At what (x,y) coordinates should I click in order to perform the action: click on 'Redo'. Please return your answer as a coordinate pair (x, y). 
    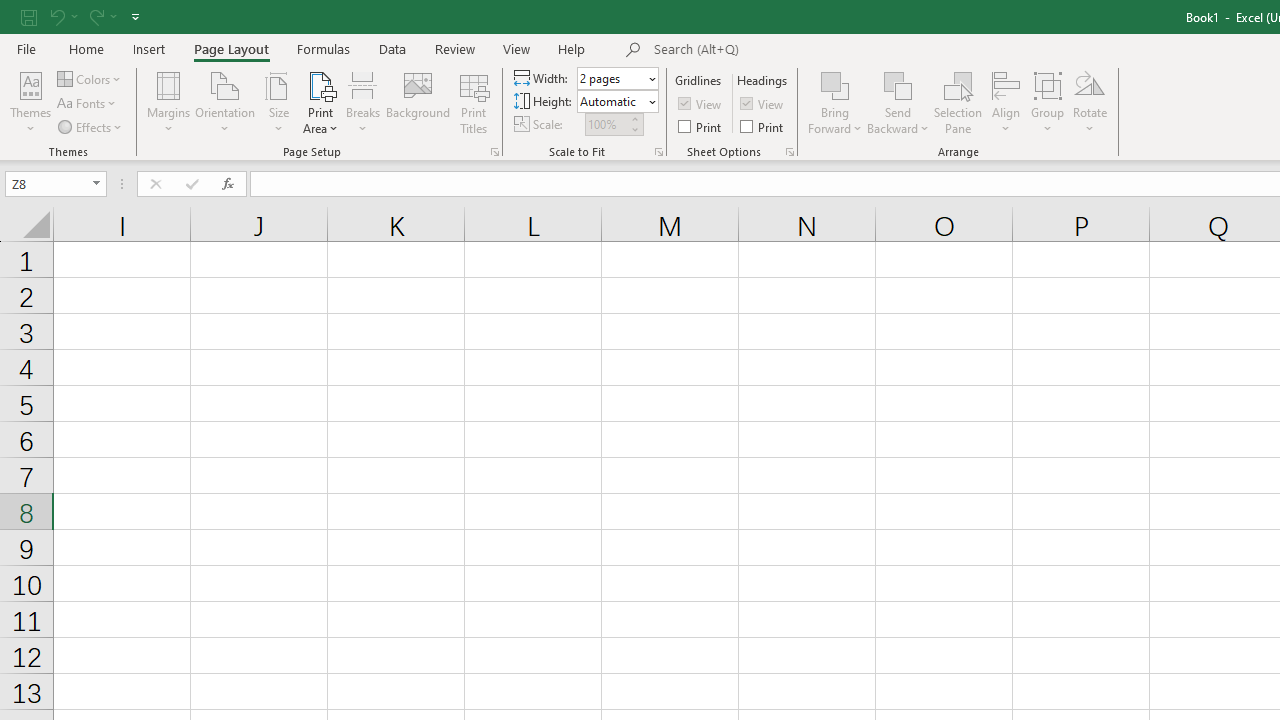
    Looking at the image, I should click on (94, 16).